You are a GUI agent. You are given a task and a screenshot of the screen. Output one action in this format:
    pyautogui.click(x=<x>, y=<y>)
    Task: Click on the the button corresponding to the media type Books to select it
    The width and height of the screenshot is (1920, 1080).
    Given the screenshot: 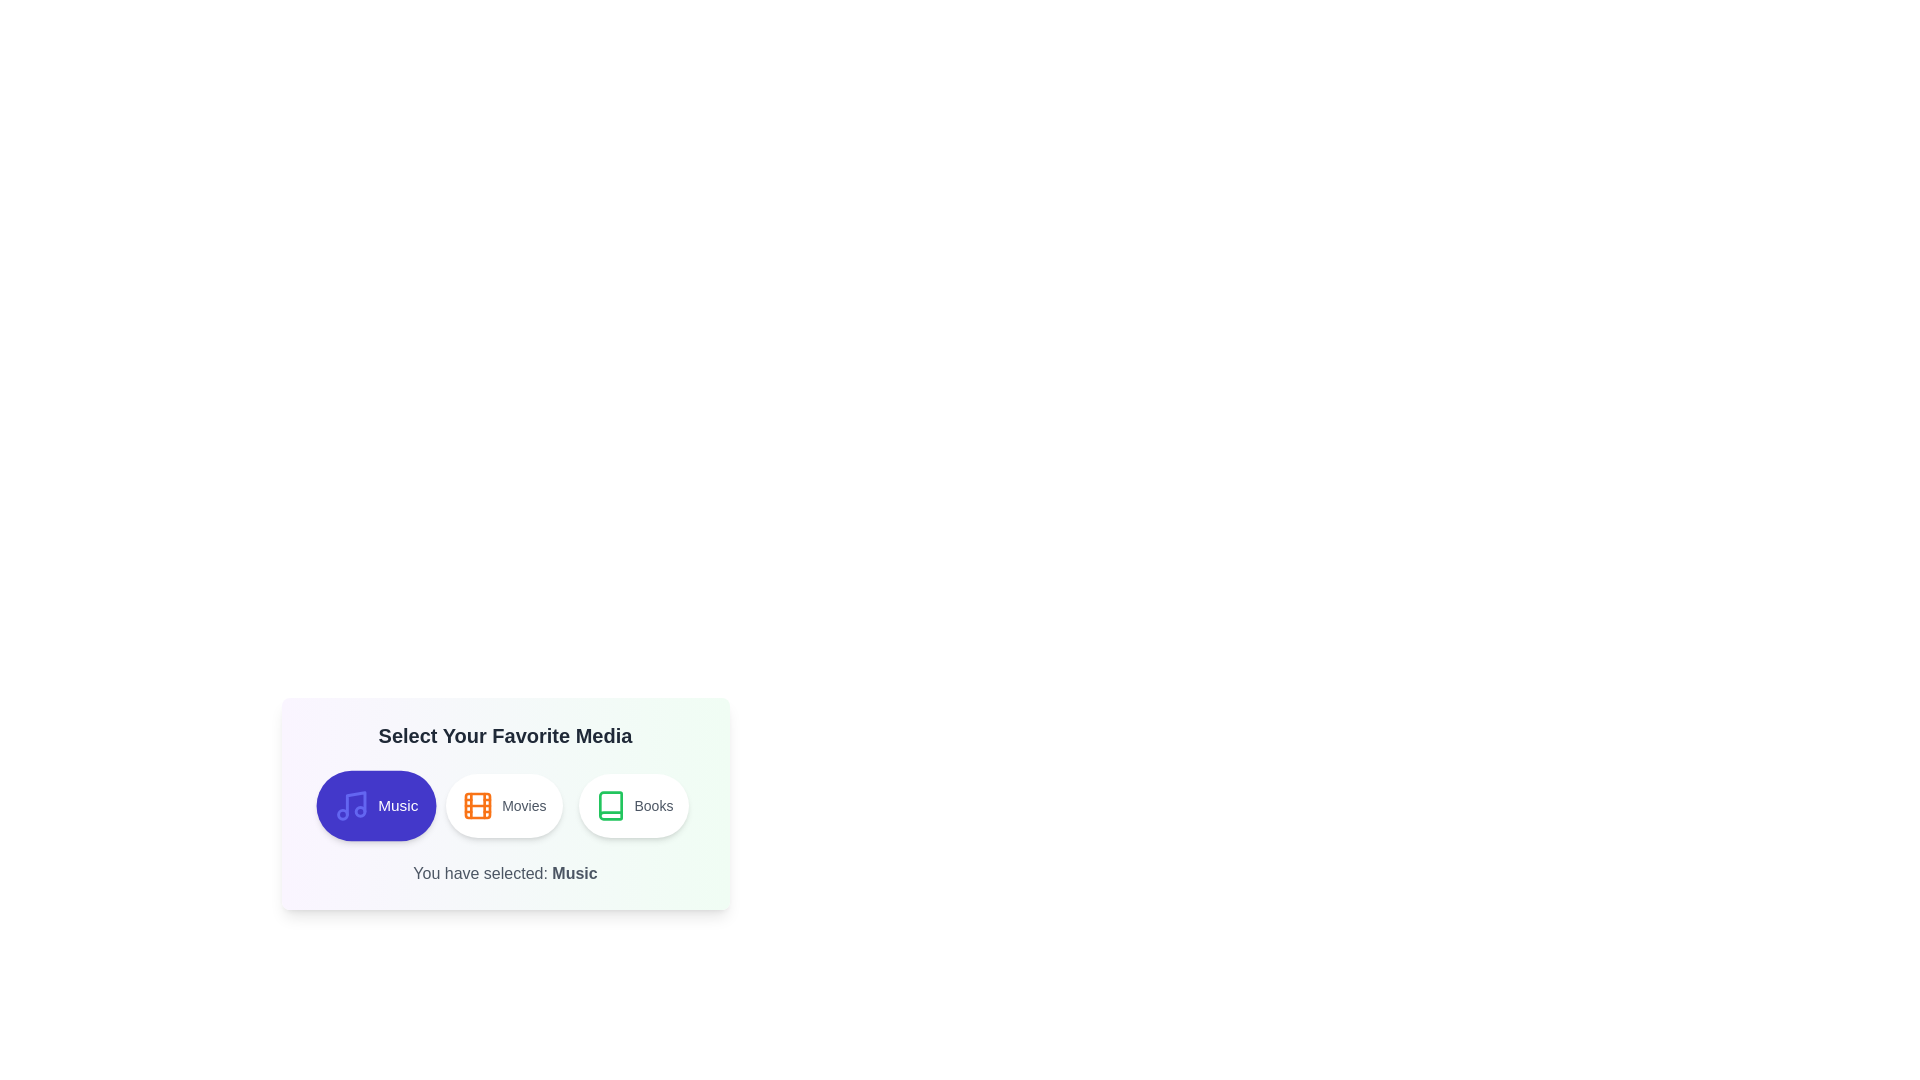 What is the action you would take?
    pyautogui.click(x=632, y=805)
    